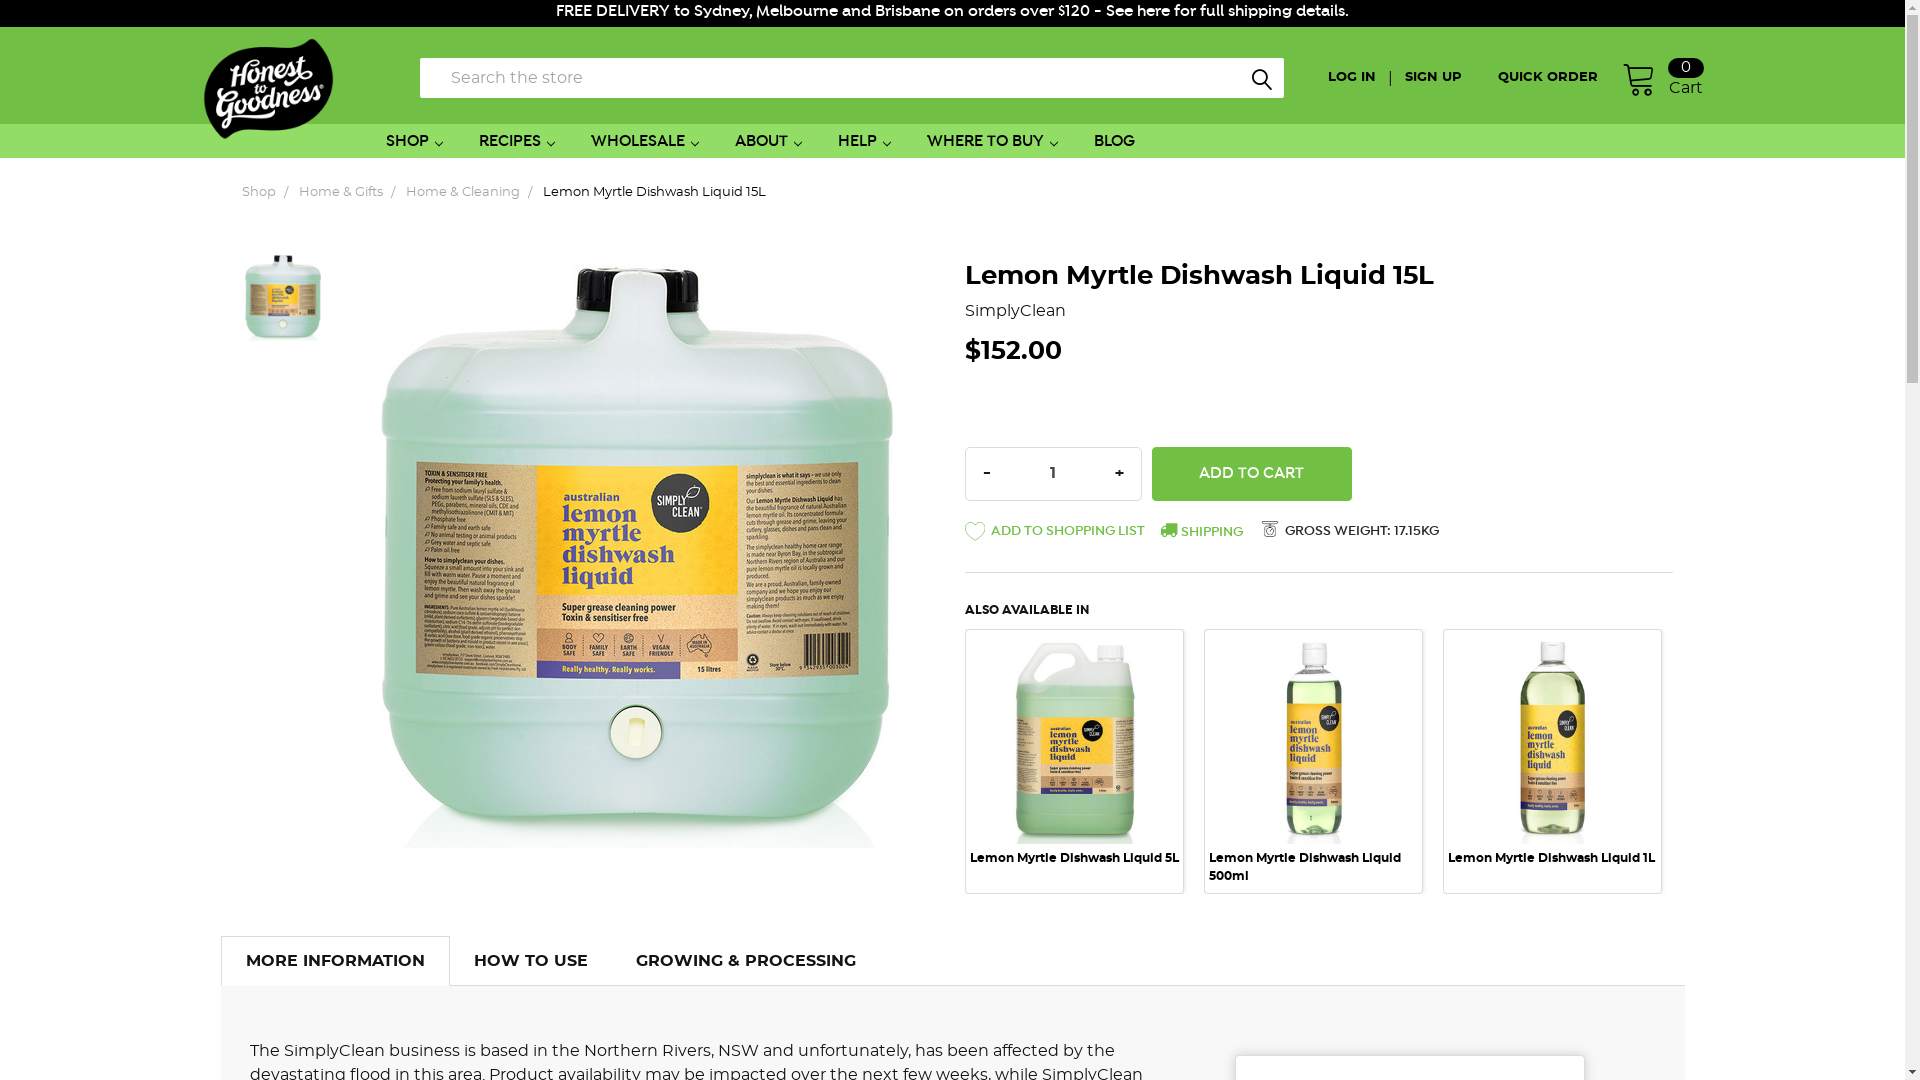 The image size is (1920, 1080). Describe the element at coordinates (272, 88) in the screenshot. I see `'Honest to Goodness'` at that location.